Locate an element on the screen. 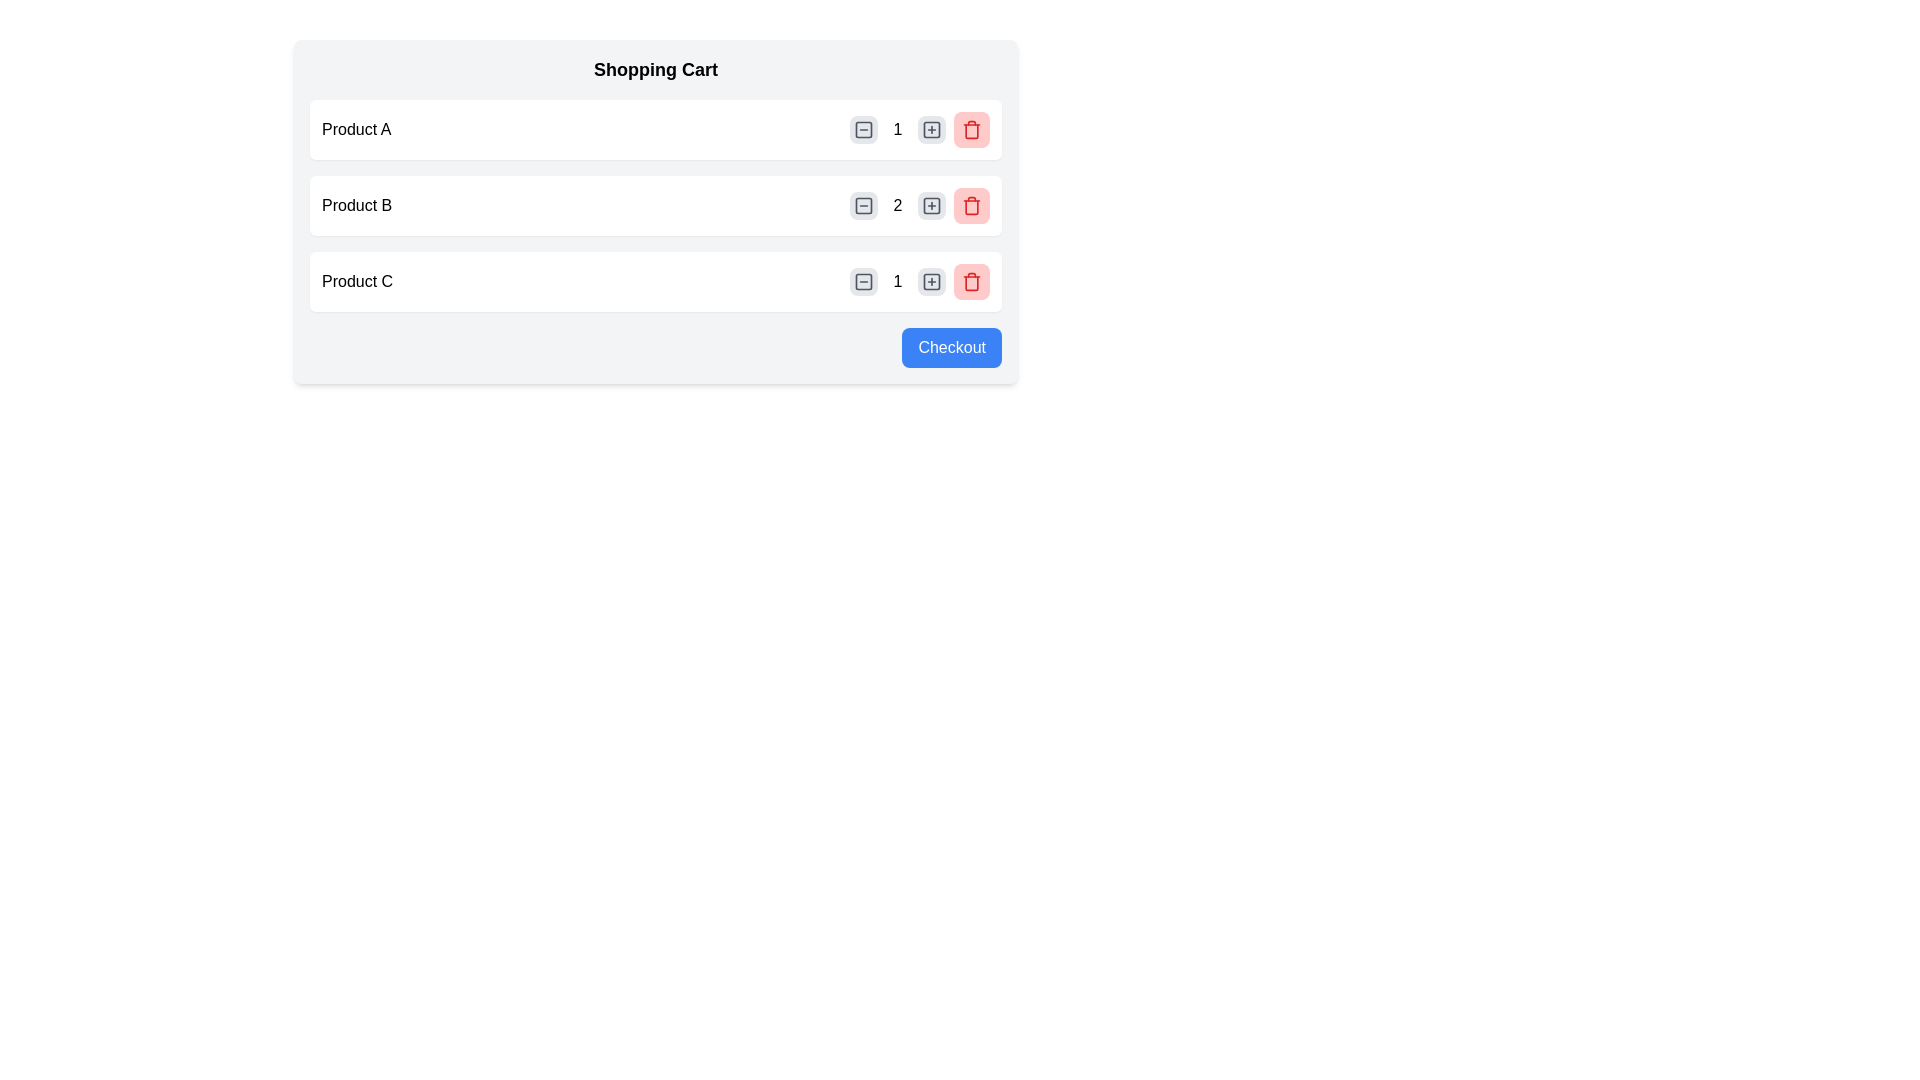 The width and height of the screenshot is (1920, 1080). the 'Checkout' button, which is a vibrant blue rectangular button with rounded edges located at the bottom-right corner of the 'Shopping Cart' section is located at coordinates (951, 346).